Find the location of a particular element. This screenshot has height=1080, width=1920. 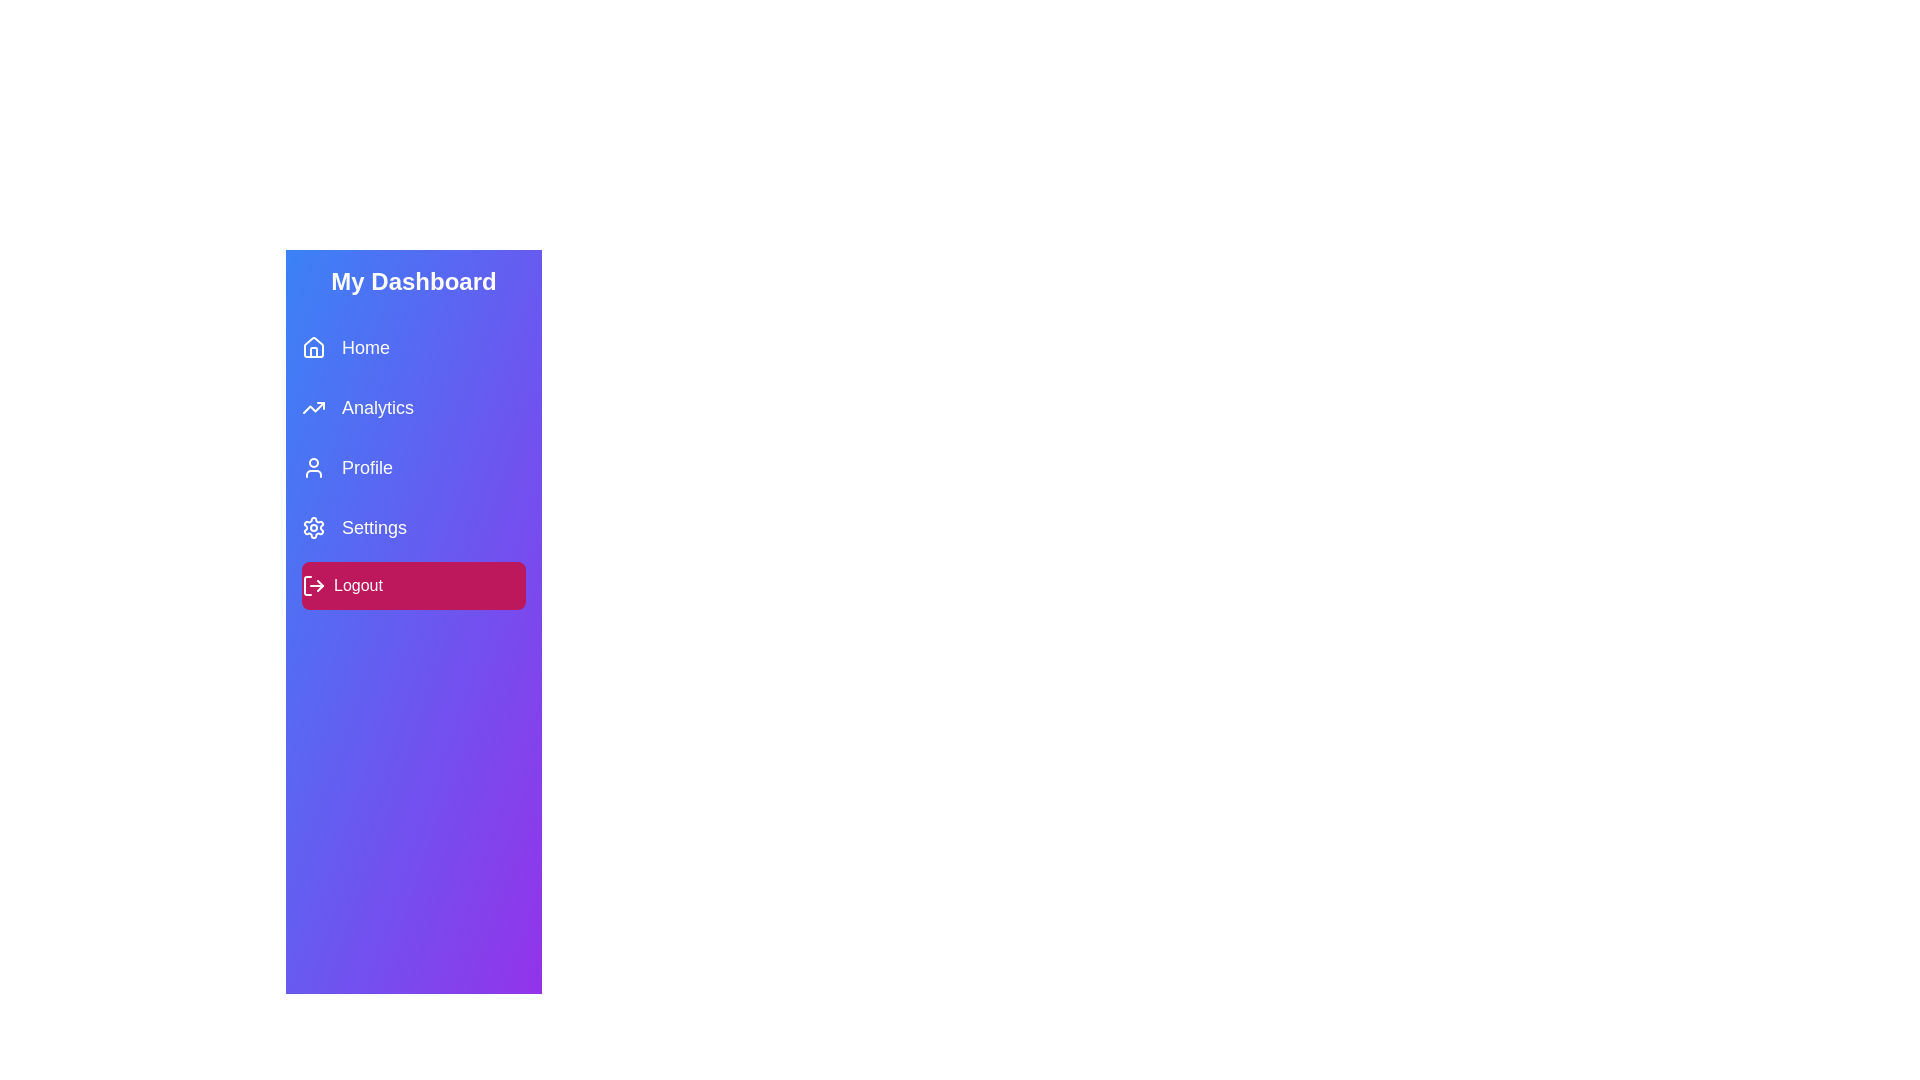

the navigation button located third in the vertically stacked menu, which leads to the user profile page is located at coordinates (412, 467).